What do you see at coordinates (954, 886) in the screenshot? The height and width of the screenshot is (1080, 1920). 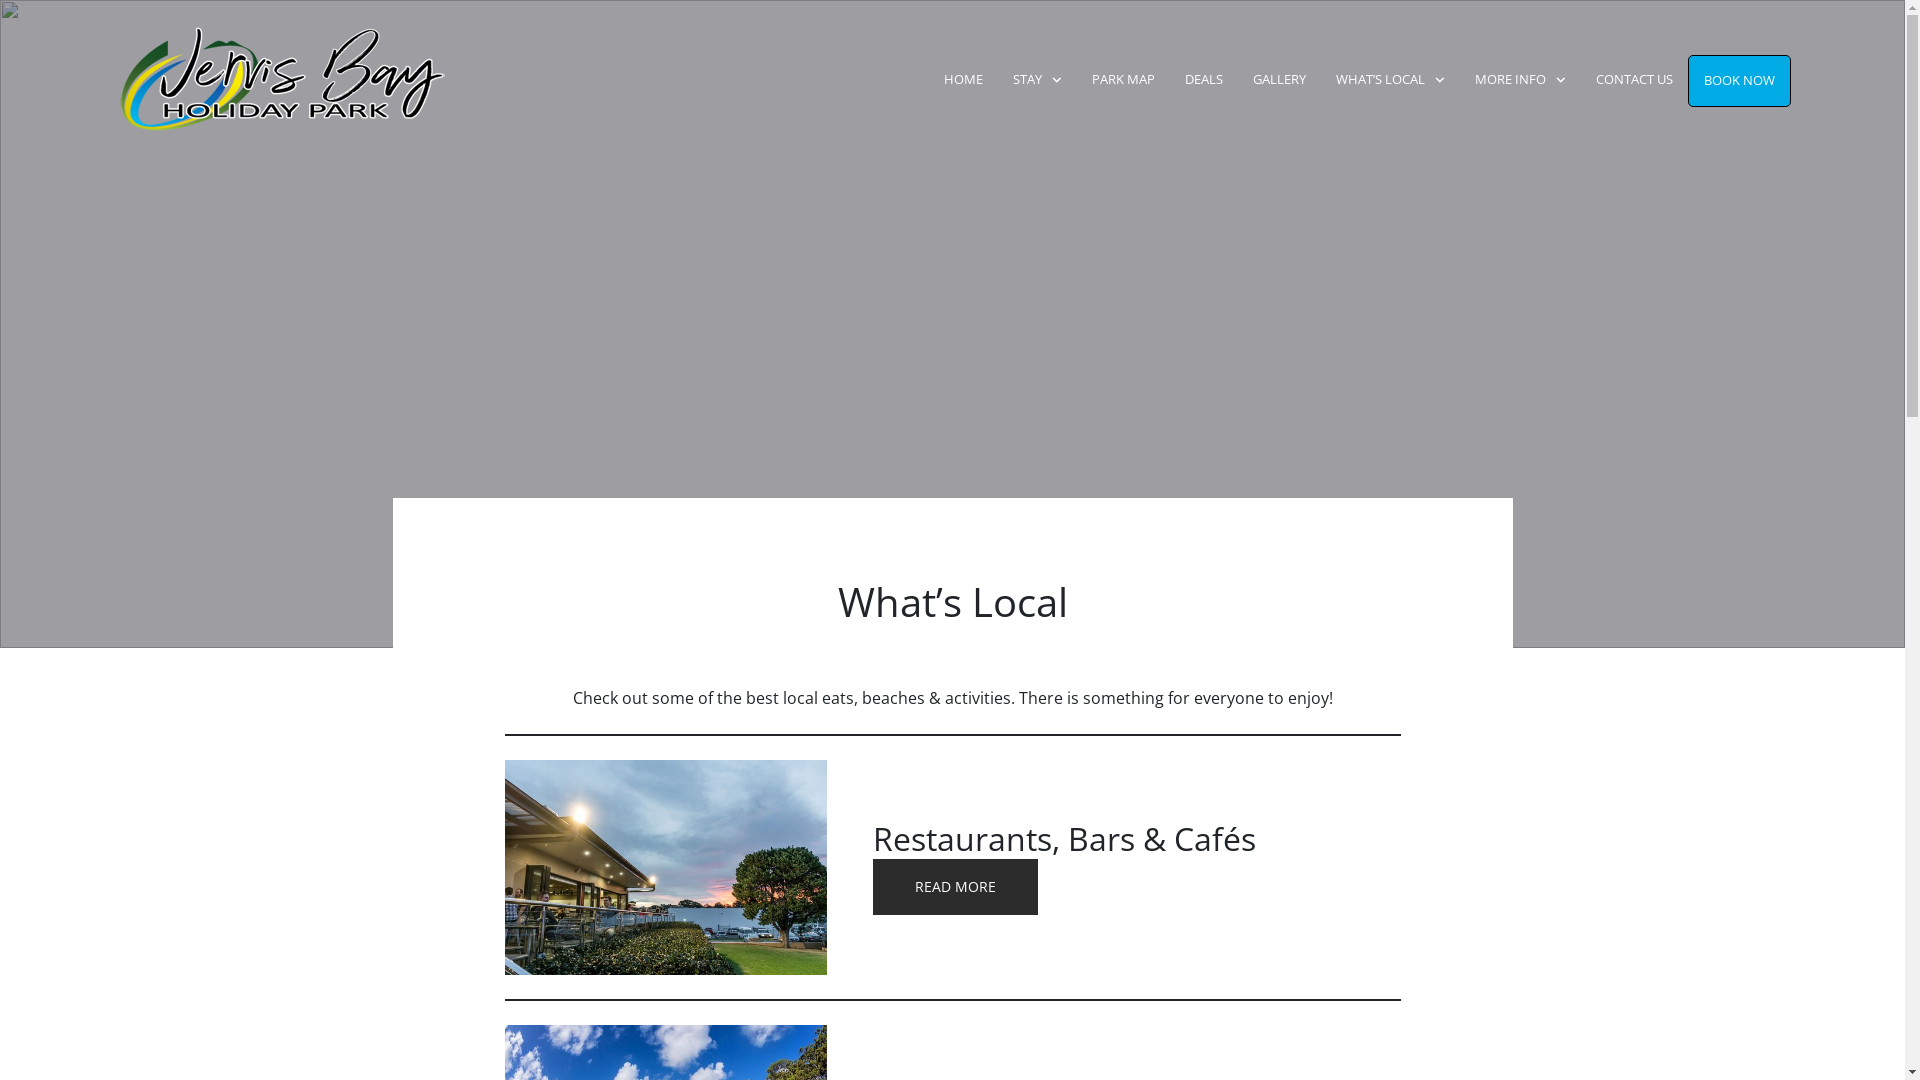 I see `'READ MORE'` at bounding box center [954, 886].